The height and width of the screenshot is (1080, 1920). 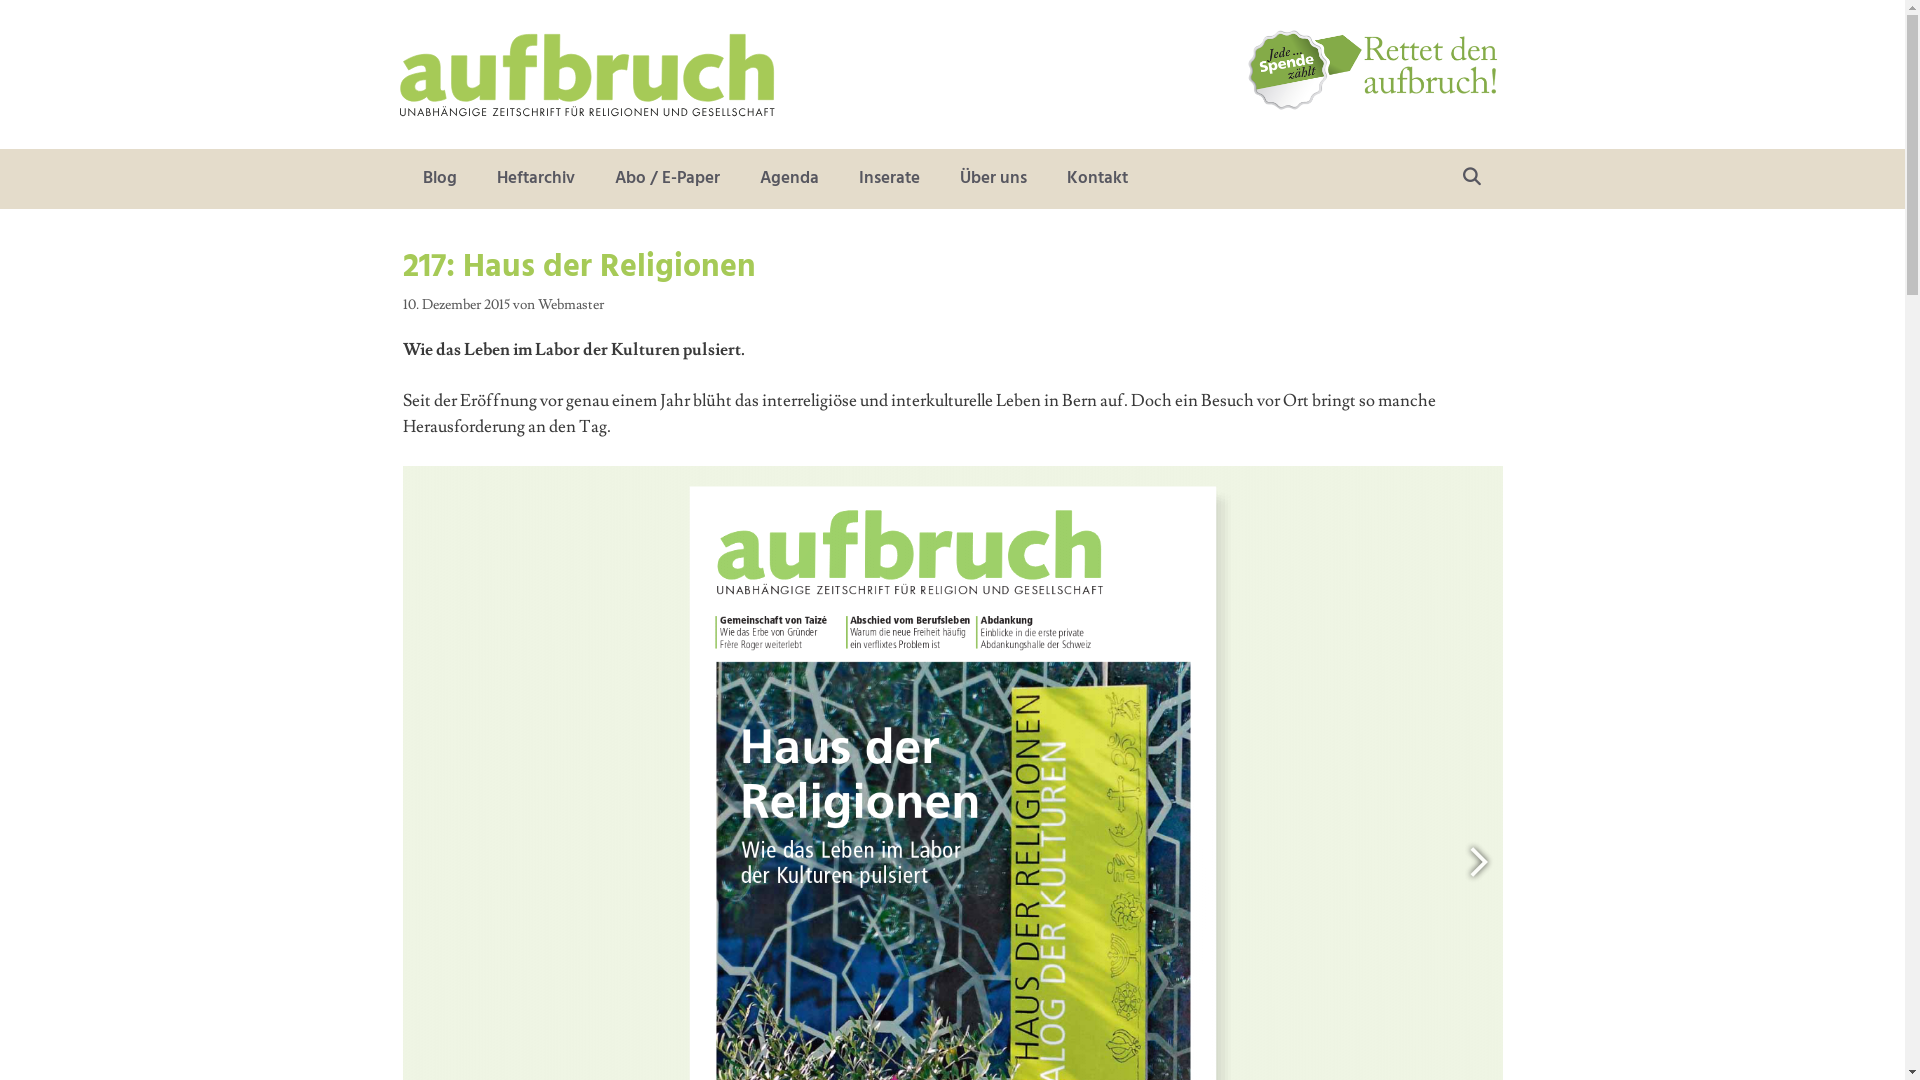 I want to click on 'Kontakt', so click(x=1095, y=177).